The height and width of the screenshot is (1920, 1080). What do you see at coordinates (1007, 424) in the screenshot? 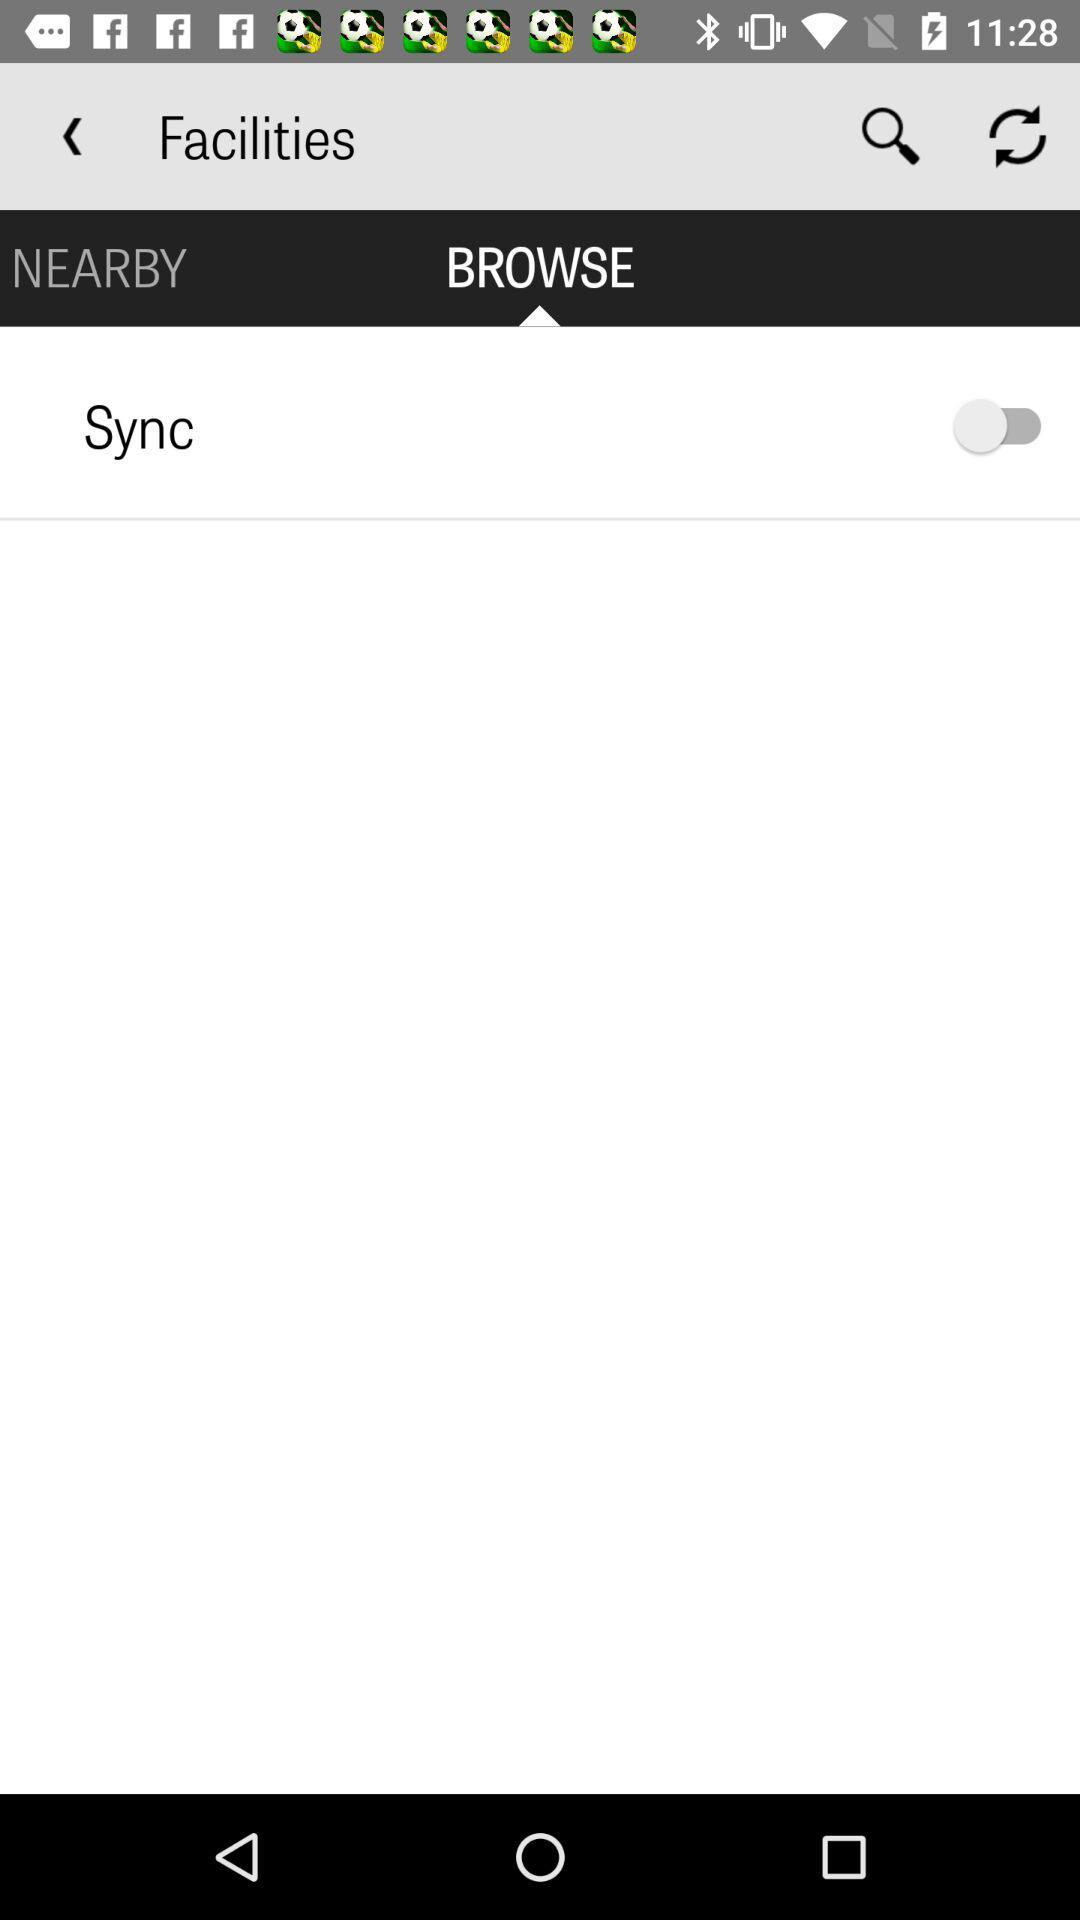
I see `sync` at bounding box center [1007, 424].